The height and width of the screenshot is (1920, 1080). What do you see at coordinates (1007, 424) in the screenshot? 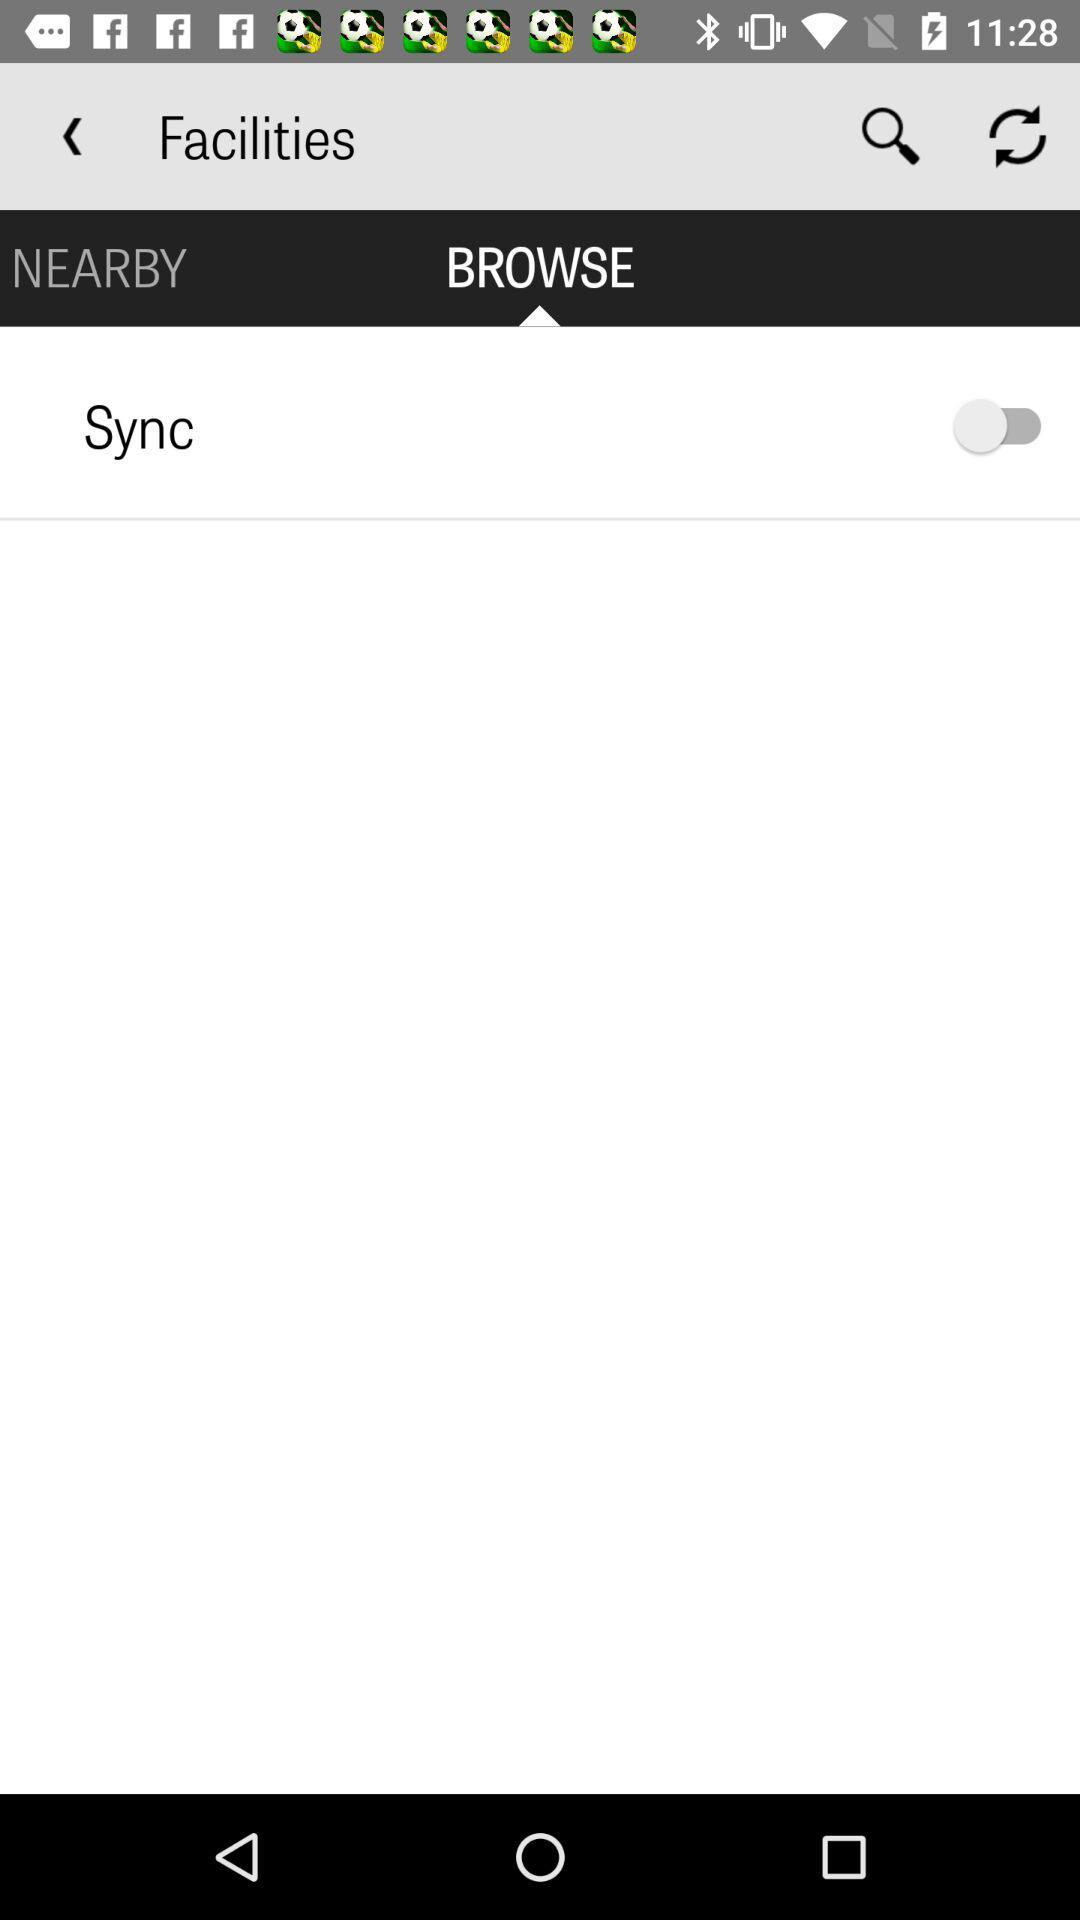
I see `sync` at bounding box center [1007, 424].